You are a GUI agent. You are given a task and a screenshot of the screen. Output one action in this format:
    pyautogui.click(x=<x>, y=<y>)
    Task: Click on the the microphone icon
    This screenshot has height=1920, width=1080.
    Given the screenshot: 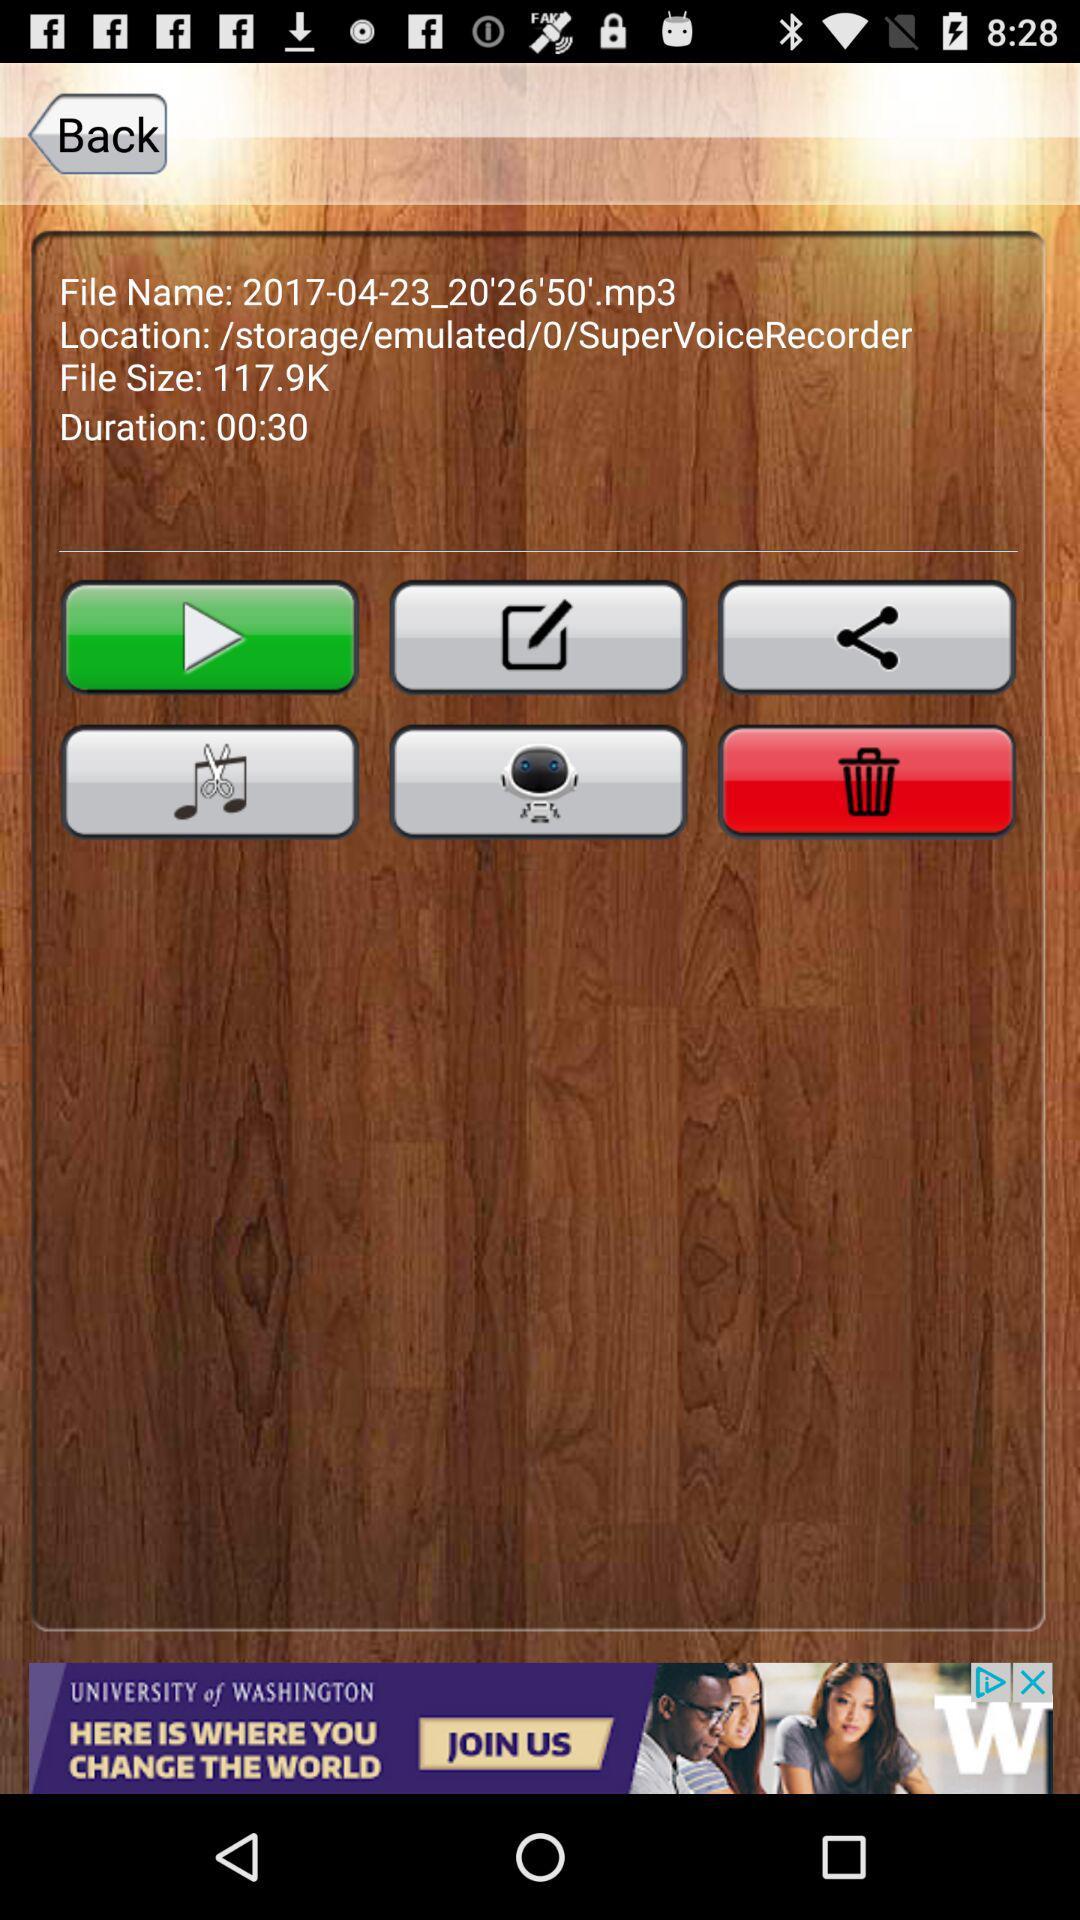 What is the action you would take?
    pyautogui.click(x=537, y=837)
    